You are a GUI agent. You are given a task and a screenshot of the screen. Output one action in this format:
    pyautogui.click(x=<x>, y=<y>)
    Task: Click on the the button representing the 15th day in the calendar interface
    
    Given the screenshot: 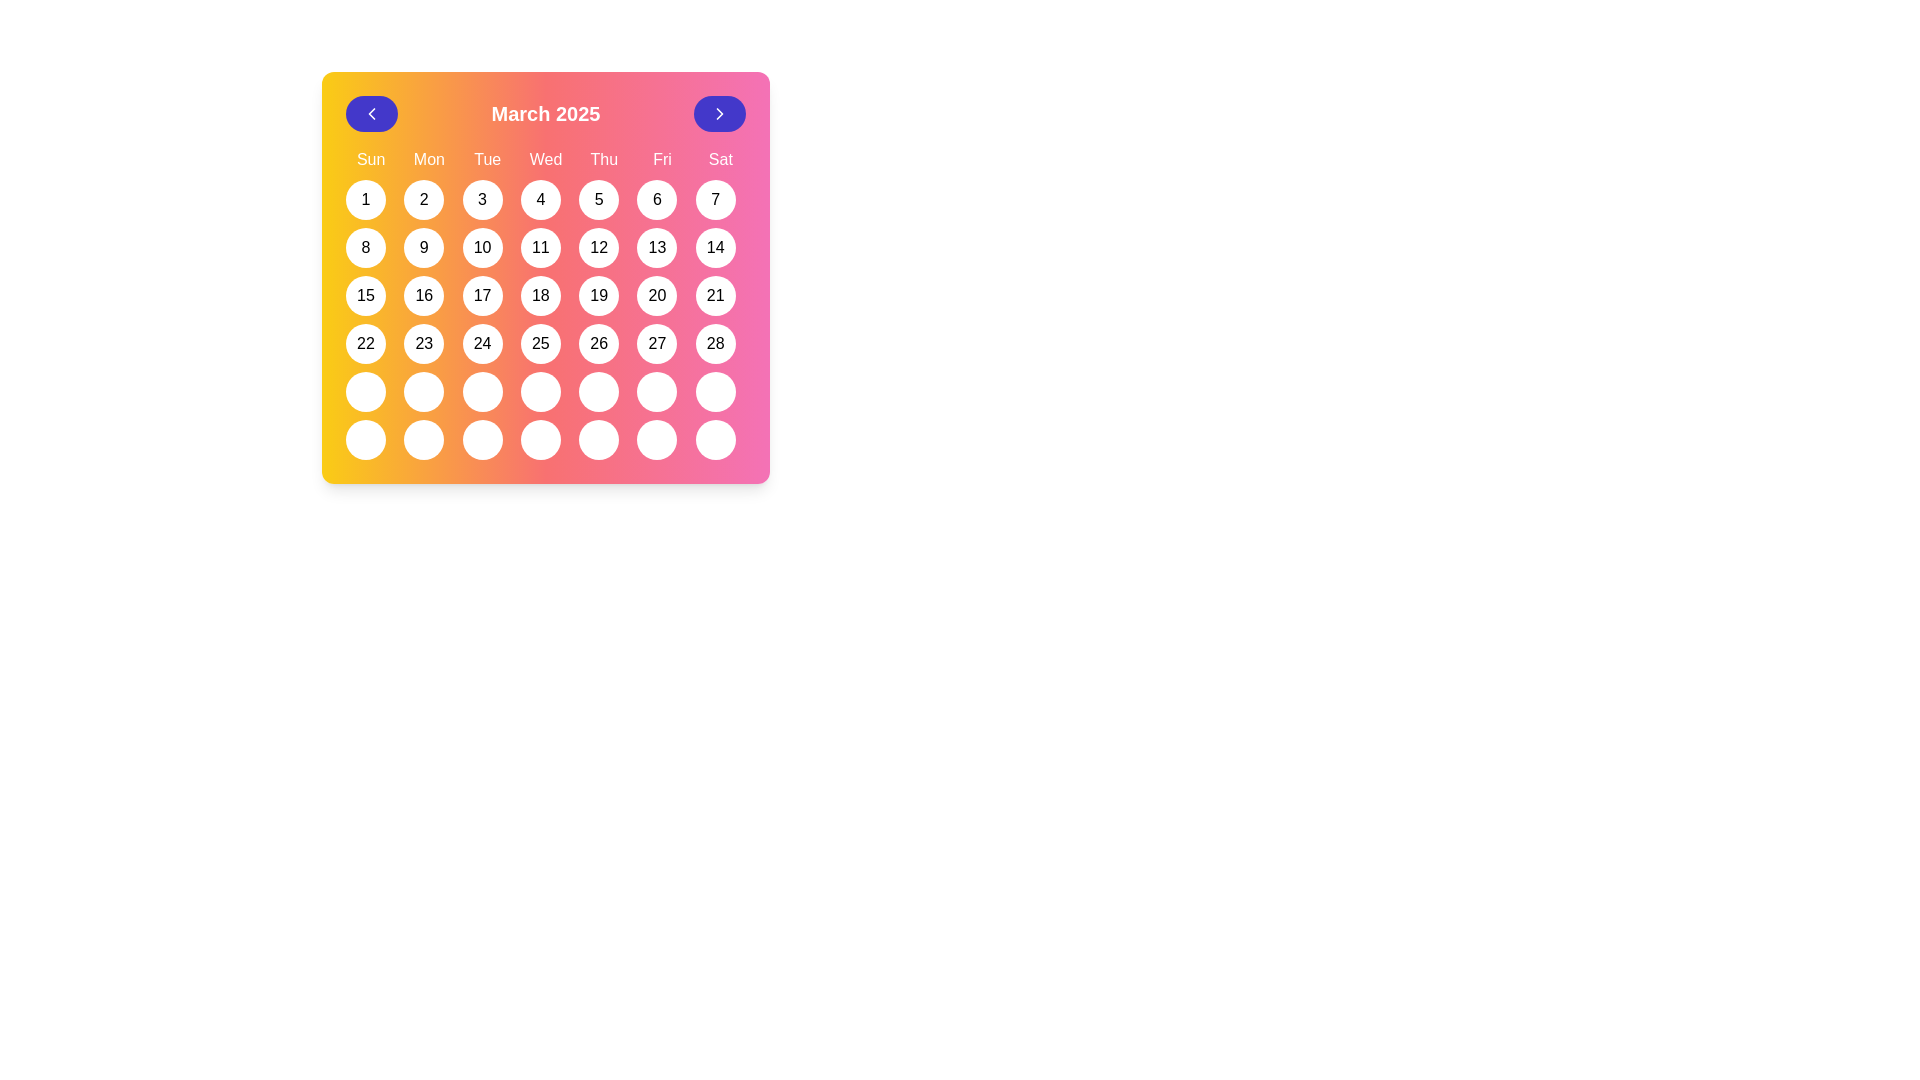 What is the action you would take?
    pyautogui.click(x=365, y=296)
    